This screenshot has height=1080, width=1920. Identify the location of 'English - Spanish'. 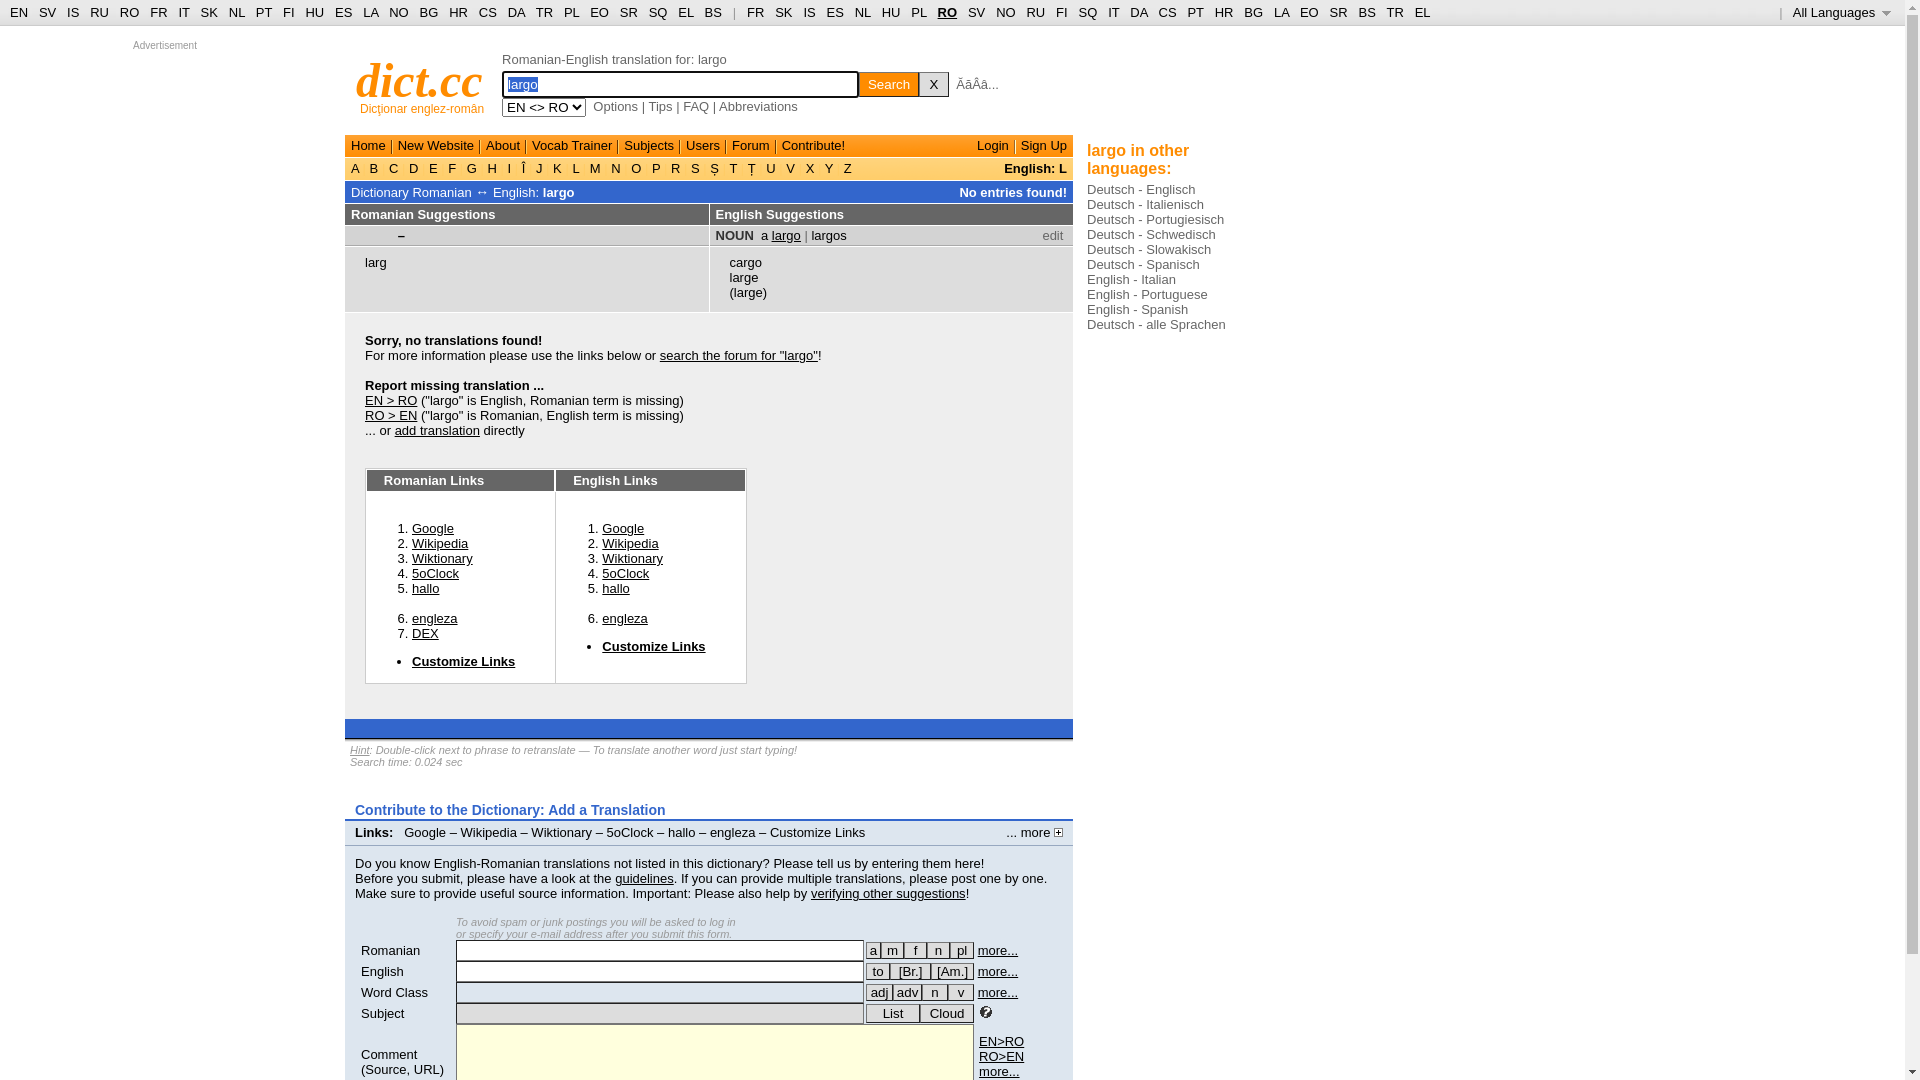
(1137, 309).